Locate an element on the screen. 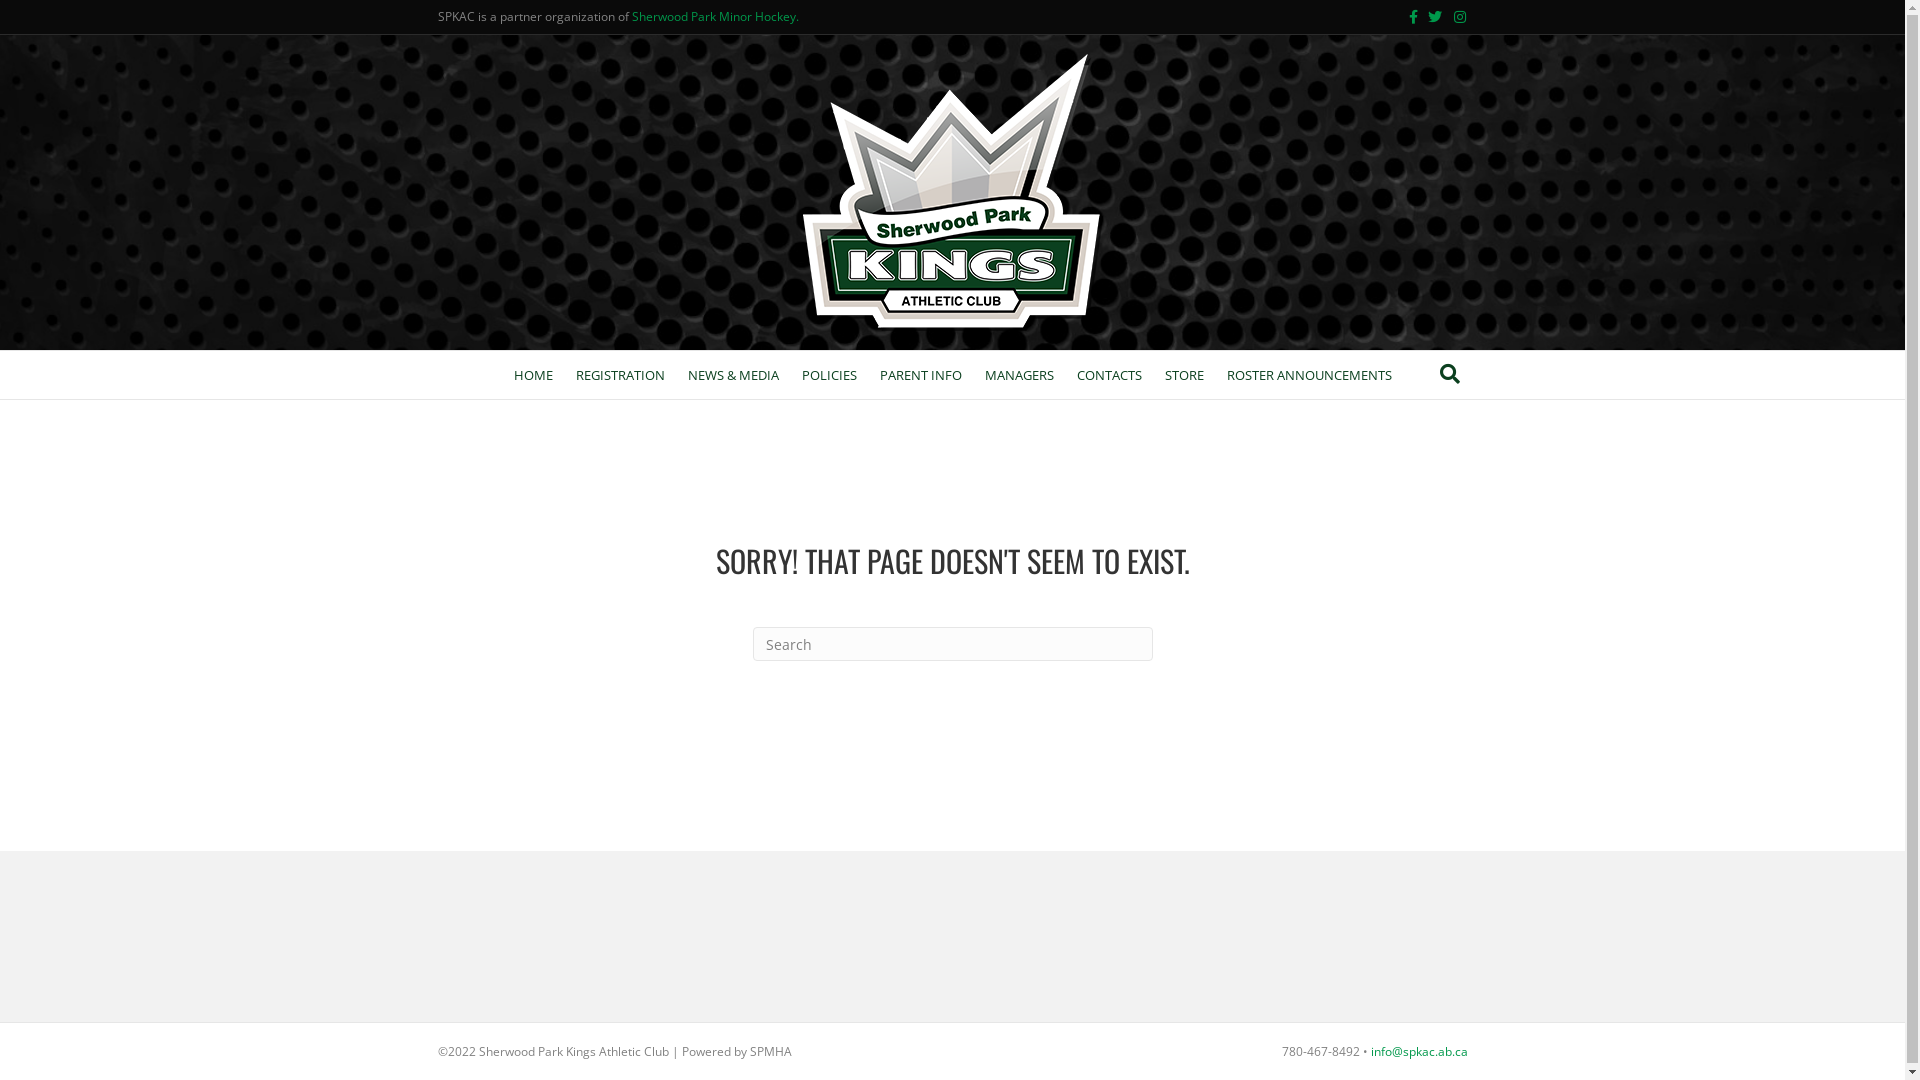 The width and height of the screenshot is (1920, 1080). 'REGISTRATION' is located at coordinates (619, 374).